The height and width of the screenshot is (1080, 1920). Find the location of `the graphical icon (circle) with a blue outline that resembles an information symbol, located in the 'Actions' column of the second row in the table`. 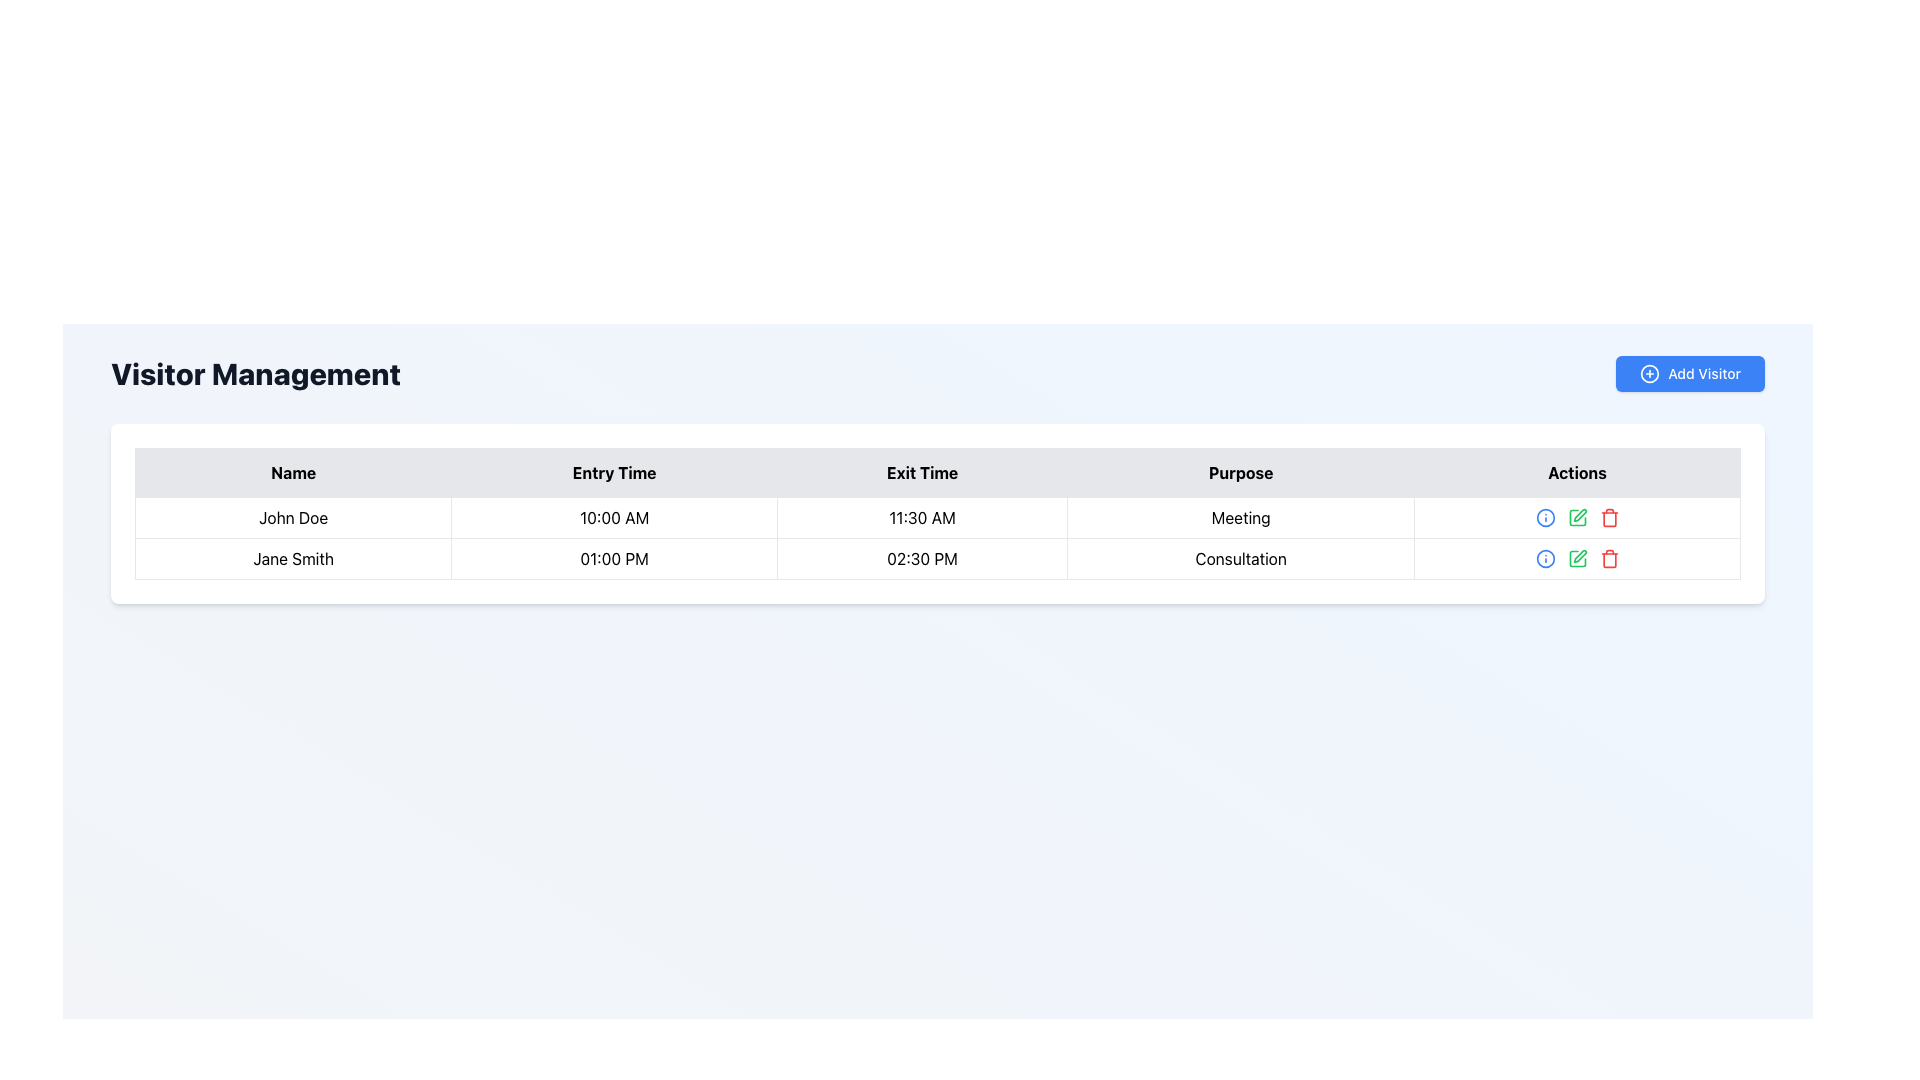

the graphical icon (circle) with a blue outline that resembles an information symbol, located in the 'Actions' column of the second row in the table is located at coordinates (1544, 516).